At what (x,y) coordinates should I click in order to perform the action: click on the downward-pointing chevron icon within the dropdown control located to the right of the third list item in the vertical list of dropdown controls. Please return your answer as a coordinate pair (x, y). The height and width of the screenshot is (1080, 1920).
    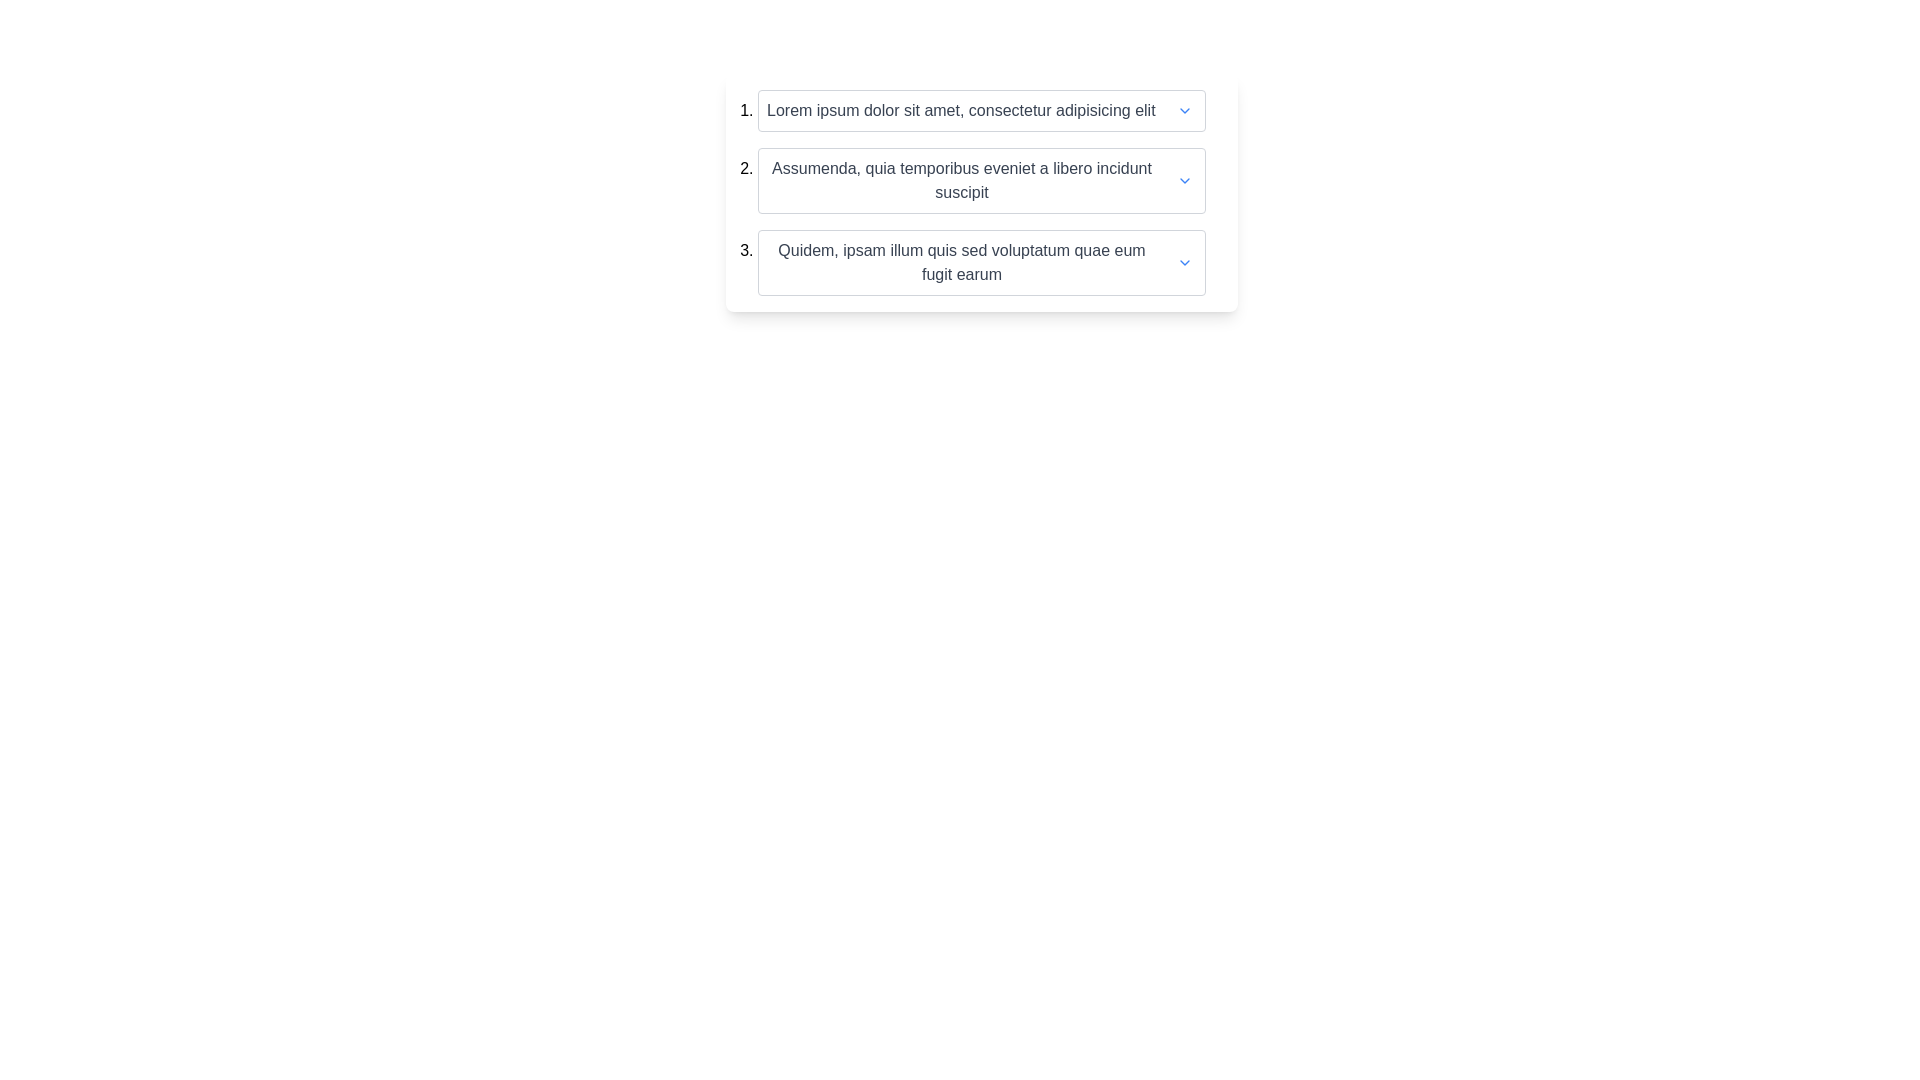
    Looking at the image, I should click on (1185, 261).